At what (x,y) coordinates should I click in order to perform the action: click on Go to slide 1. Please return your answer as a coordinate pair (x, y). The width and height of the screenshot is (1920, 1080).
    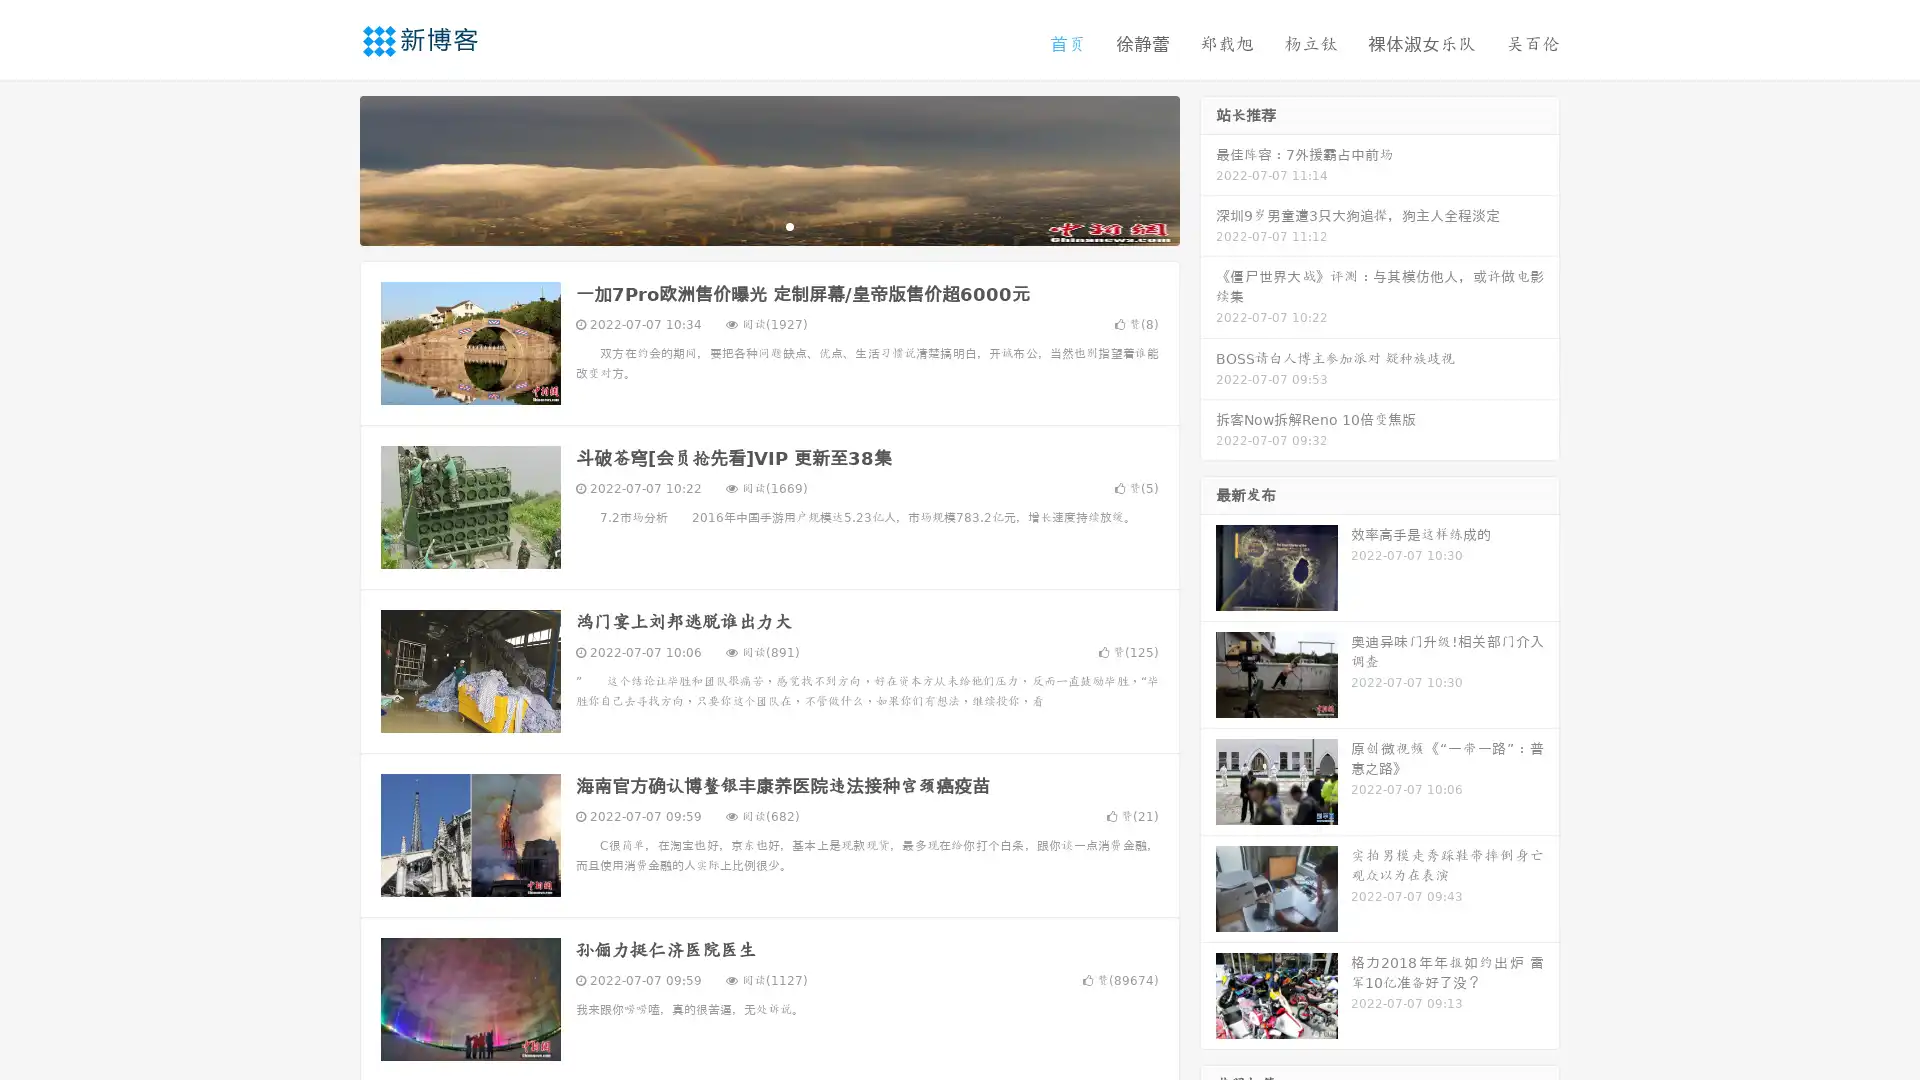
    Looking at the image, I should click on (748, 225).